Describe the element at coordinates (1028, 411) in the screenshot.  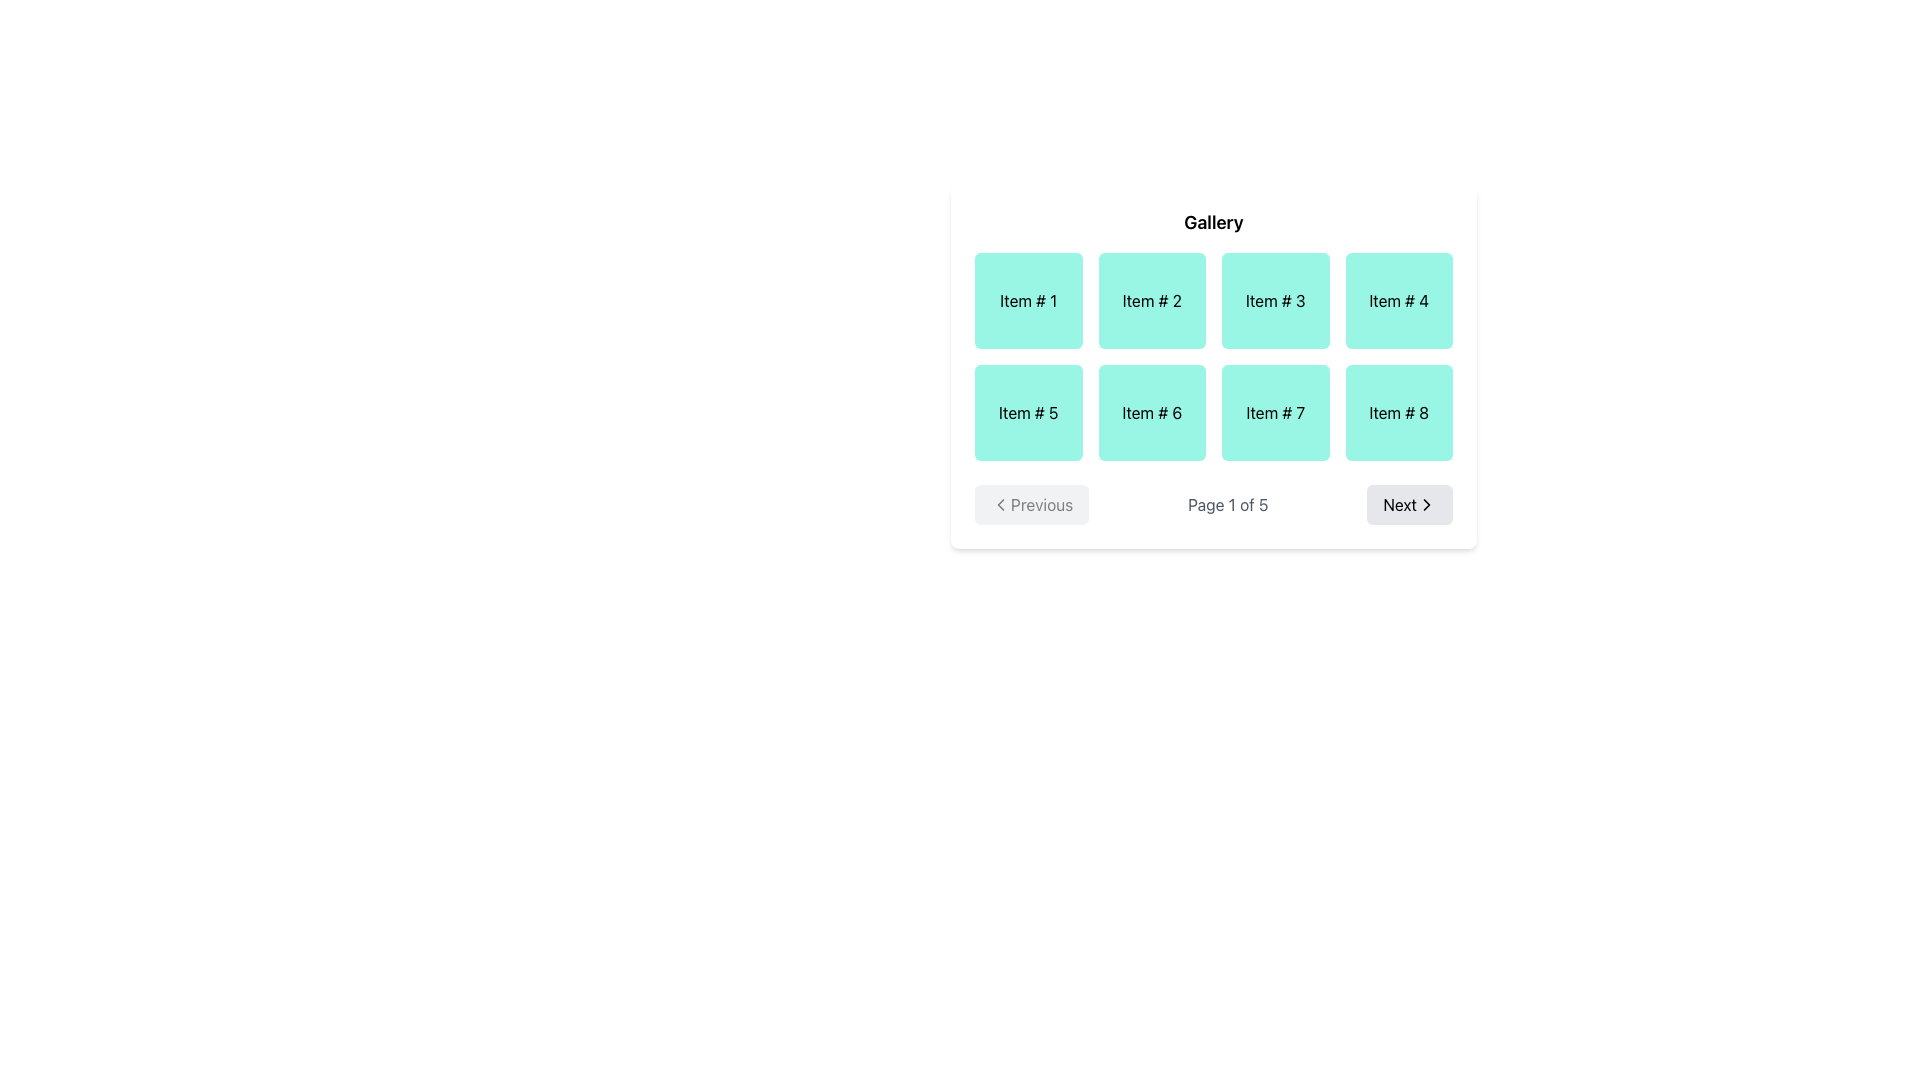
I see `the text label that identifies the fifth item in the gallery, which is centered within the fifth item card in a grid layout` at that location.